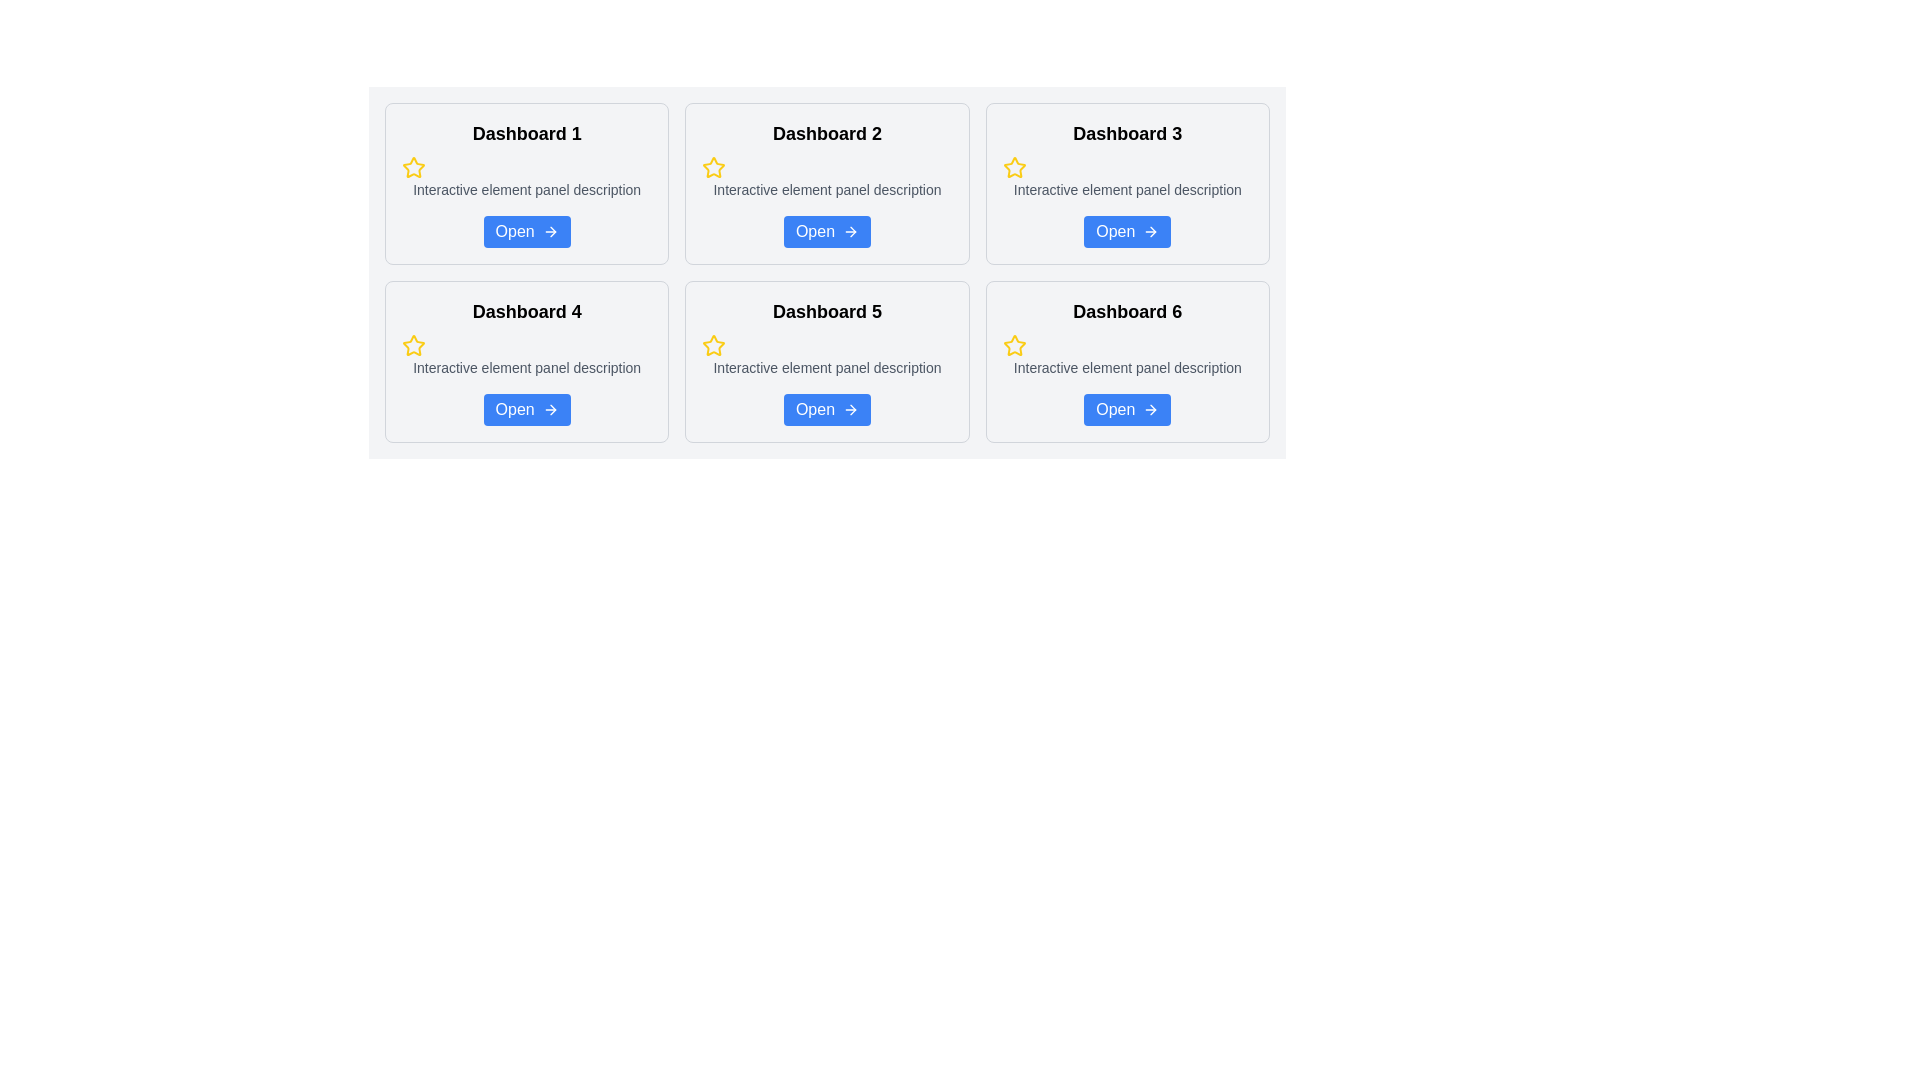 The image size is (1920, 1080). I want to click on the yellow star-shaped icon located at the top-left corner of the 'Dashboard 1' panel, so click(412, 166).